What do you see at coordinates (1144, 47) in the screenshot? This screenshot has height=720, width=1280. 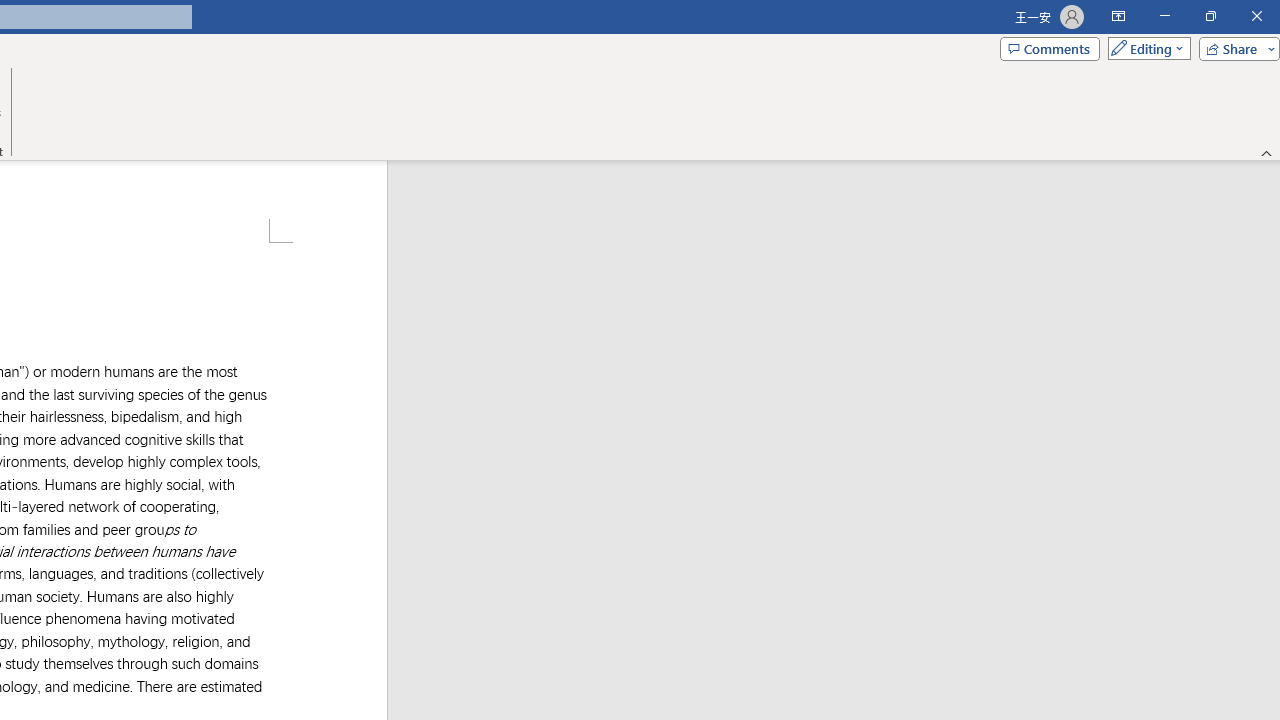 I see `'Editing'` at bounding box center [1144, 47].